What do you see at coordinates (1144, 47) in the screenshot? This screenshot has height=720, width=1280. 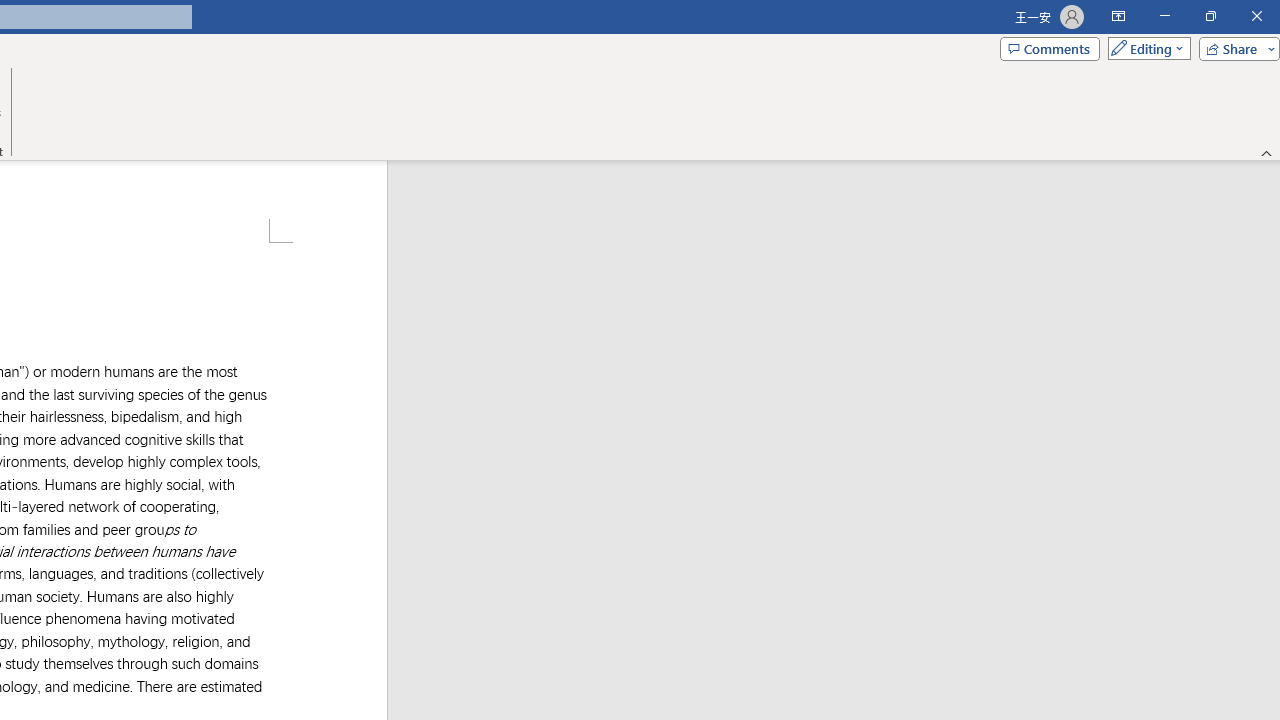 I see `'Editing'` at bounding box center [1144, 47].